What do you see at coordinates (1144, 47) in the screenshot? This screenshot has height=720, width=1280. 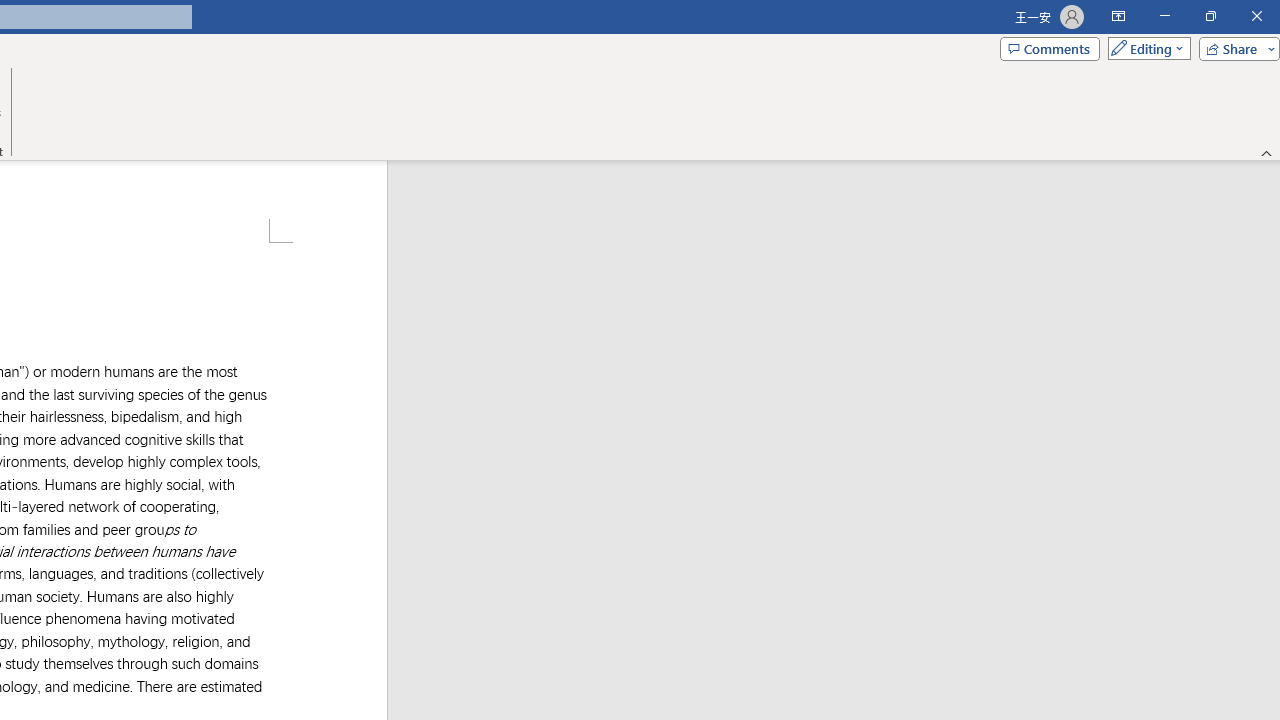 I see `'Editing'` at bounding box center [1144, 47].